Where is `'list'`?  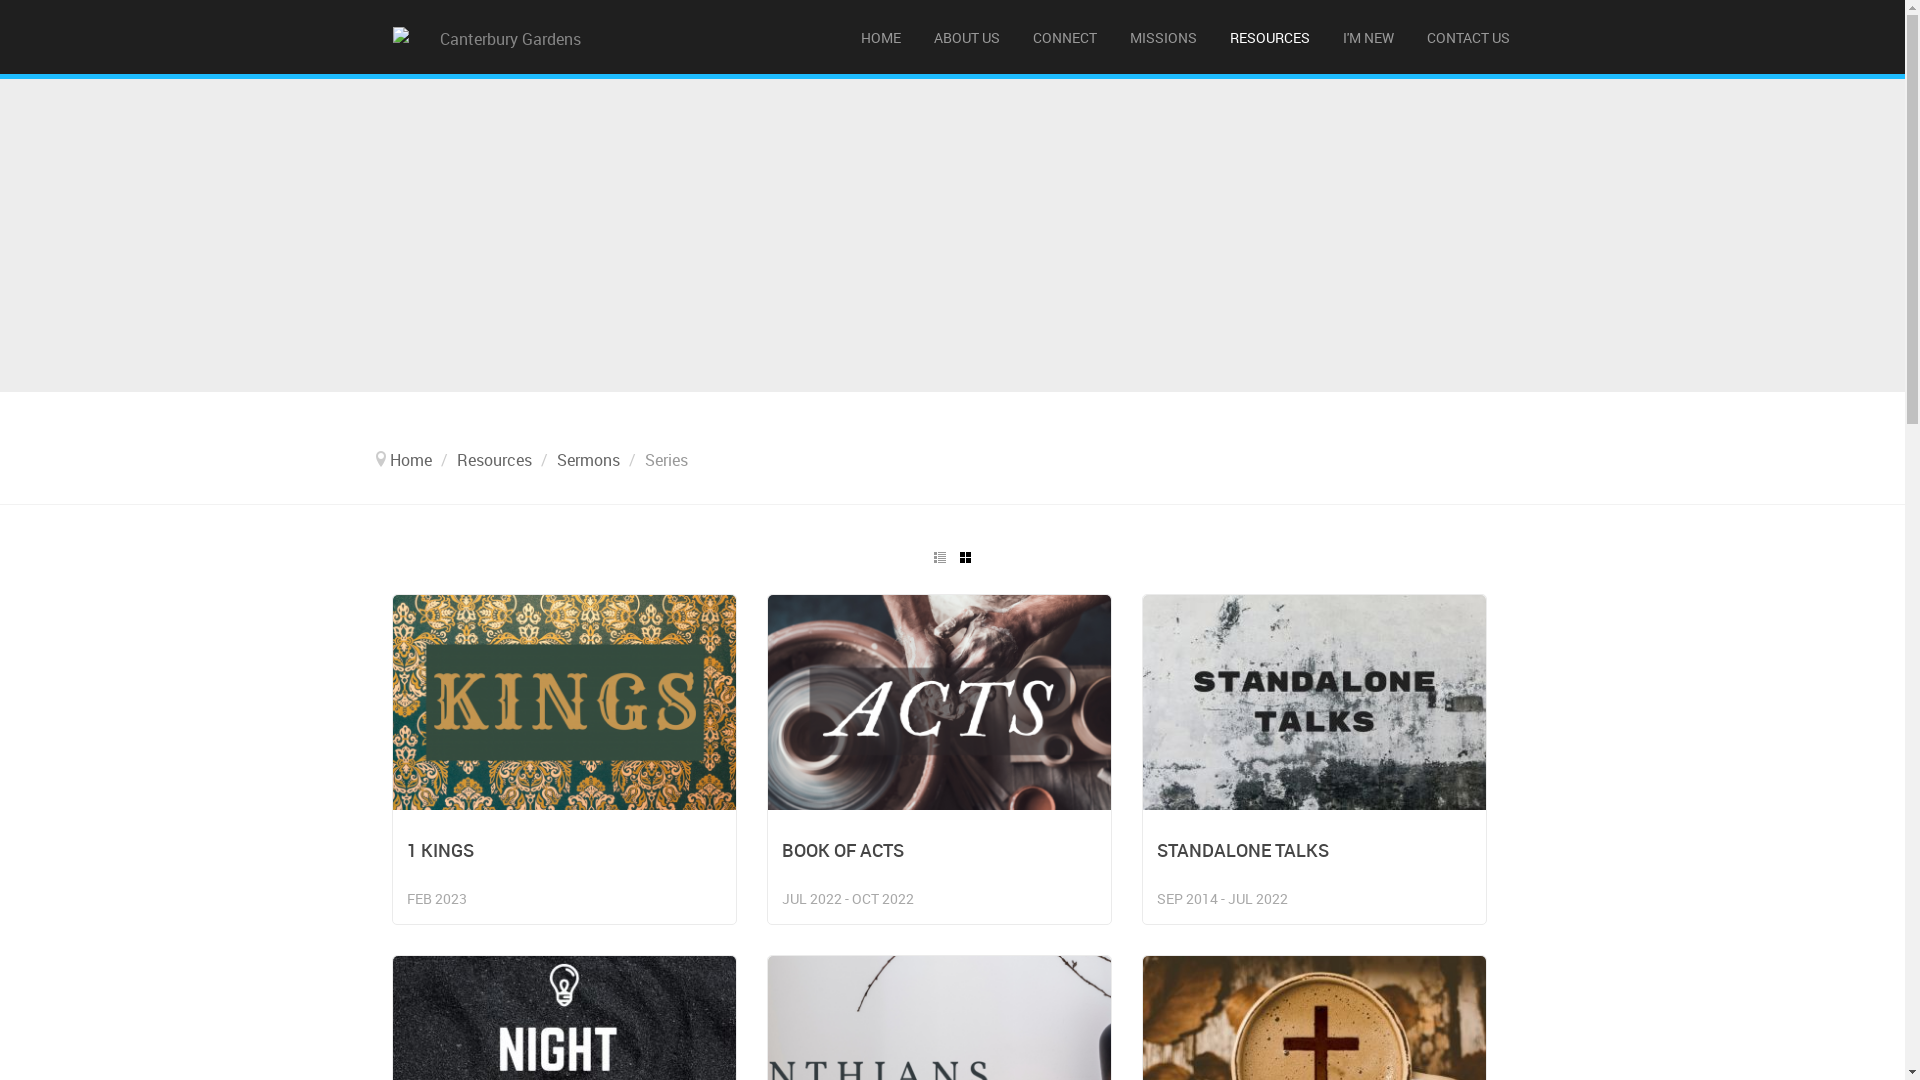
'list' is located at coordinates (938, 557).